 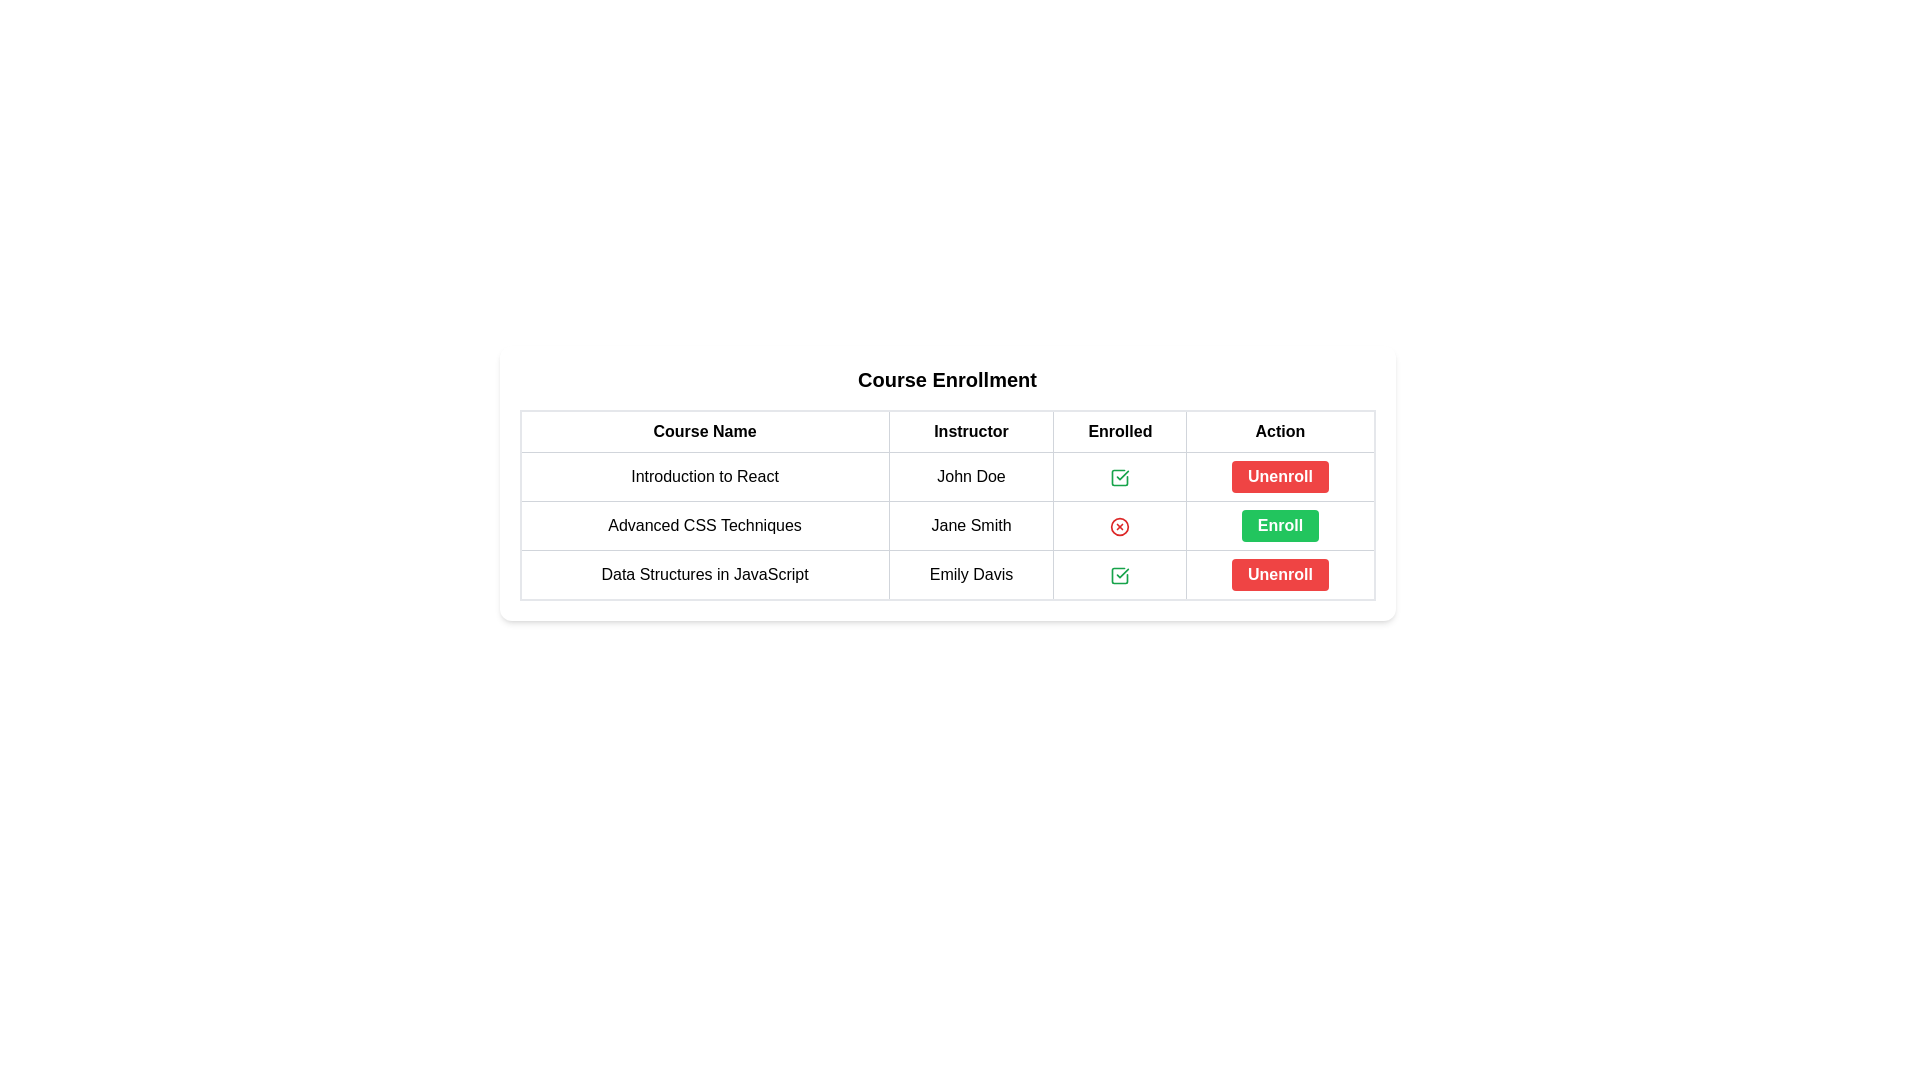 What do you see at coordinates (1280, 477) in the screenshot?
I see `the unenroll button located in the 'Action' column of the course enrollment table, corresponding to the 'Introduction to React' course taught by 'John Doe', to initiate the unenrollment process` at bounding box center [1280, 477].